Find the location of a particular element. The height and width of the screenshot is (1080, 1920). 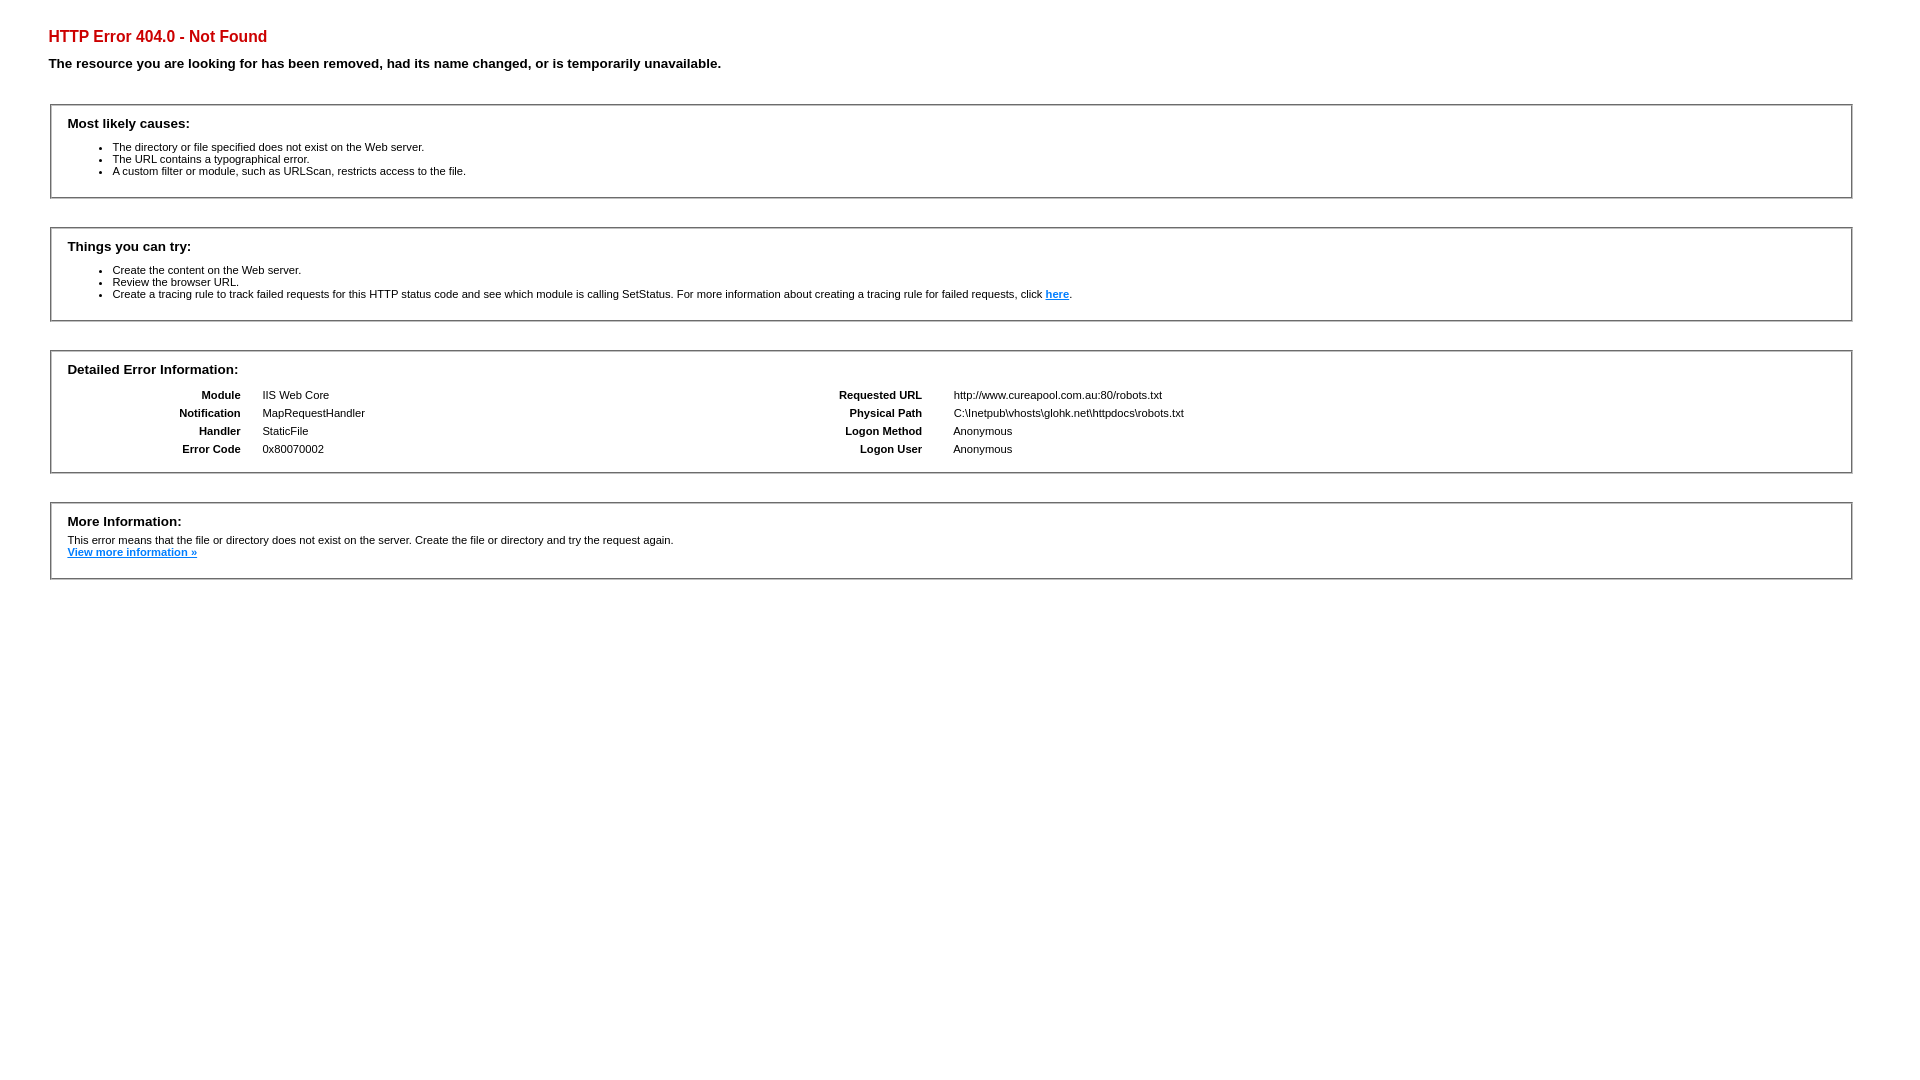

'here' is located at coordinates (1045, 293).